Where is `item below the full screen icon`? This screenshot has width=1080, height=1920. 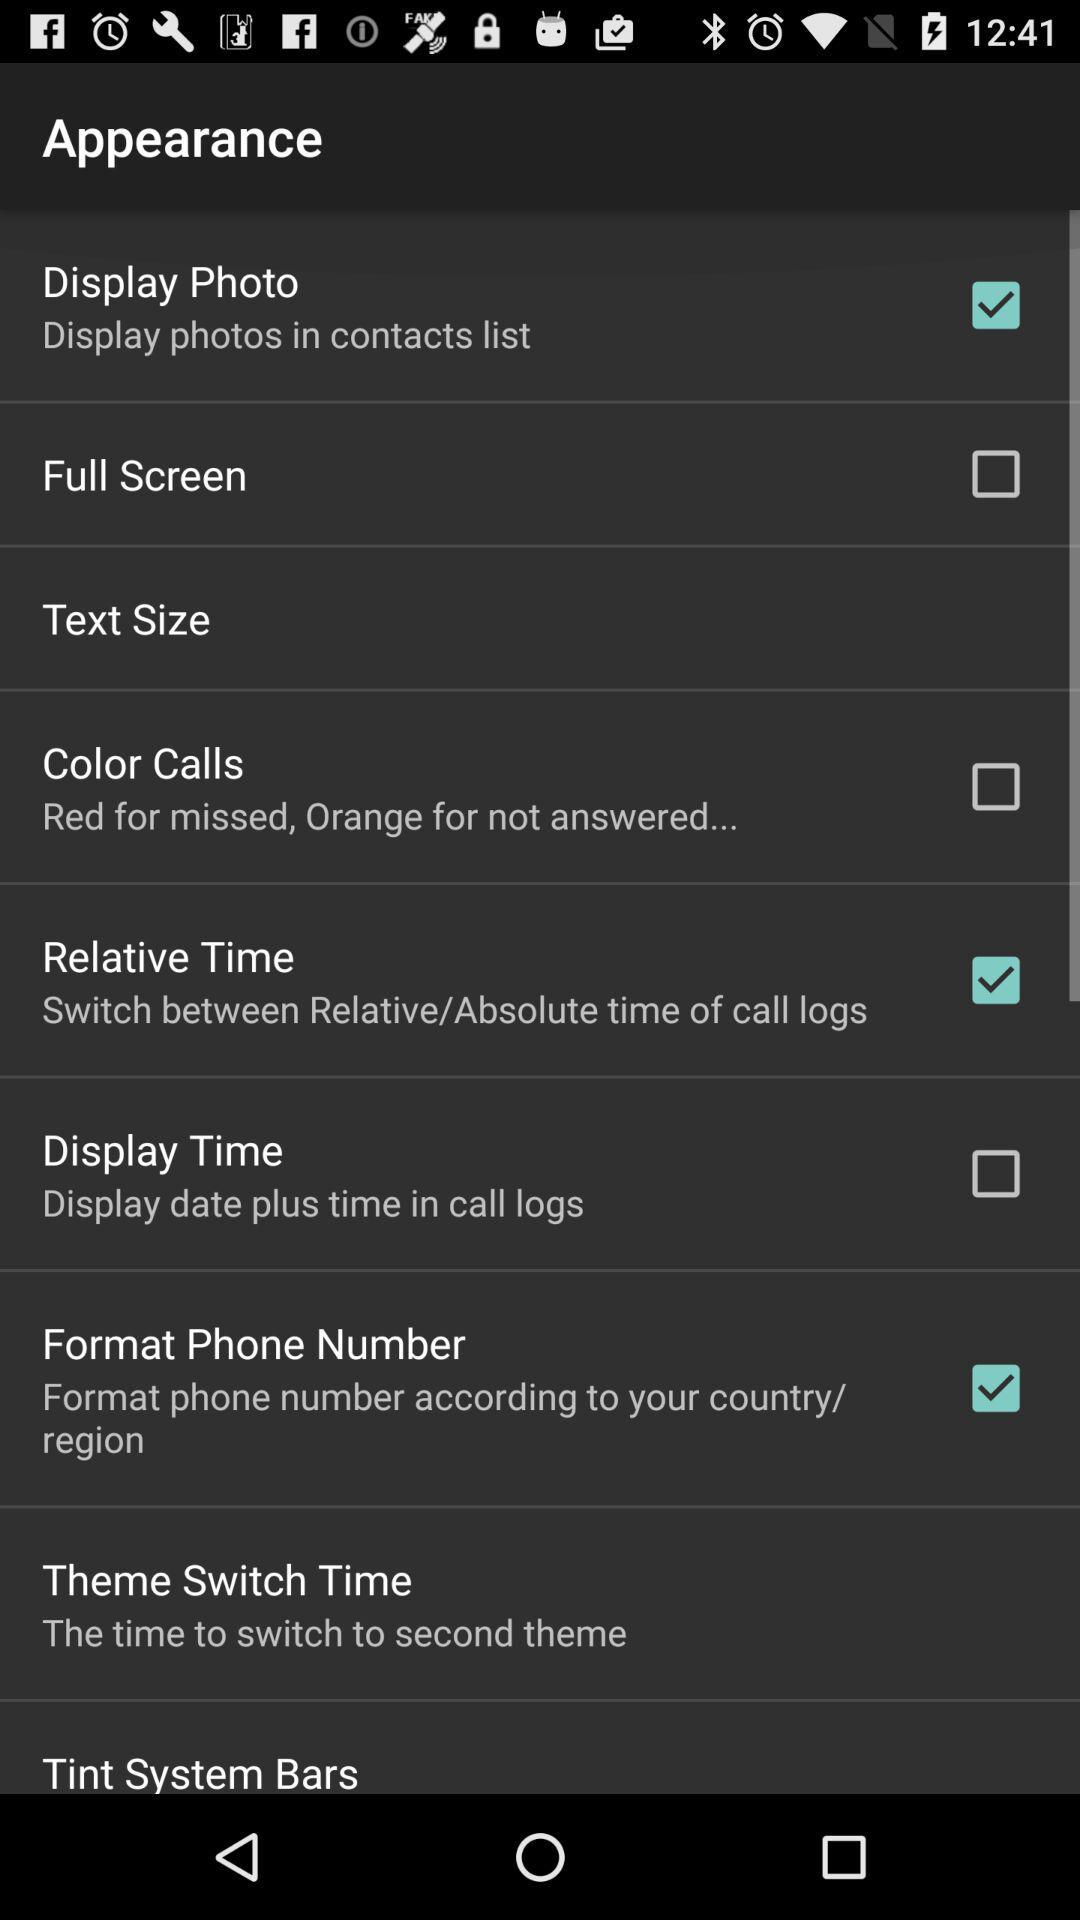 item below the full screen icon is located at coordinates (126, 616).